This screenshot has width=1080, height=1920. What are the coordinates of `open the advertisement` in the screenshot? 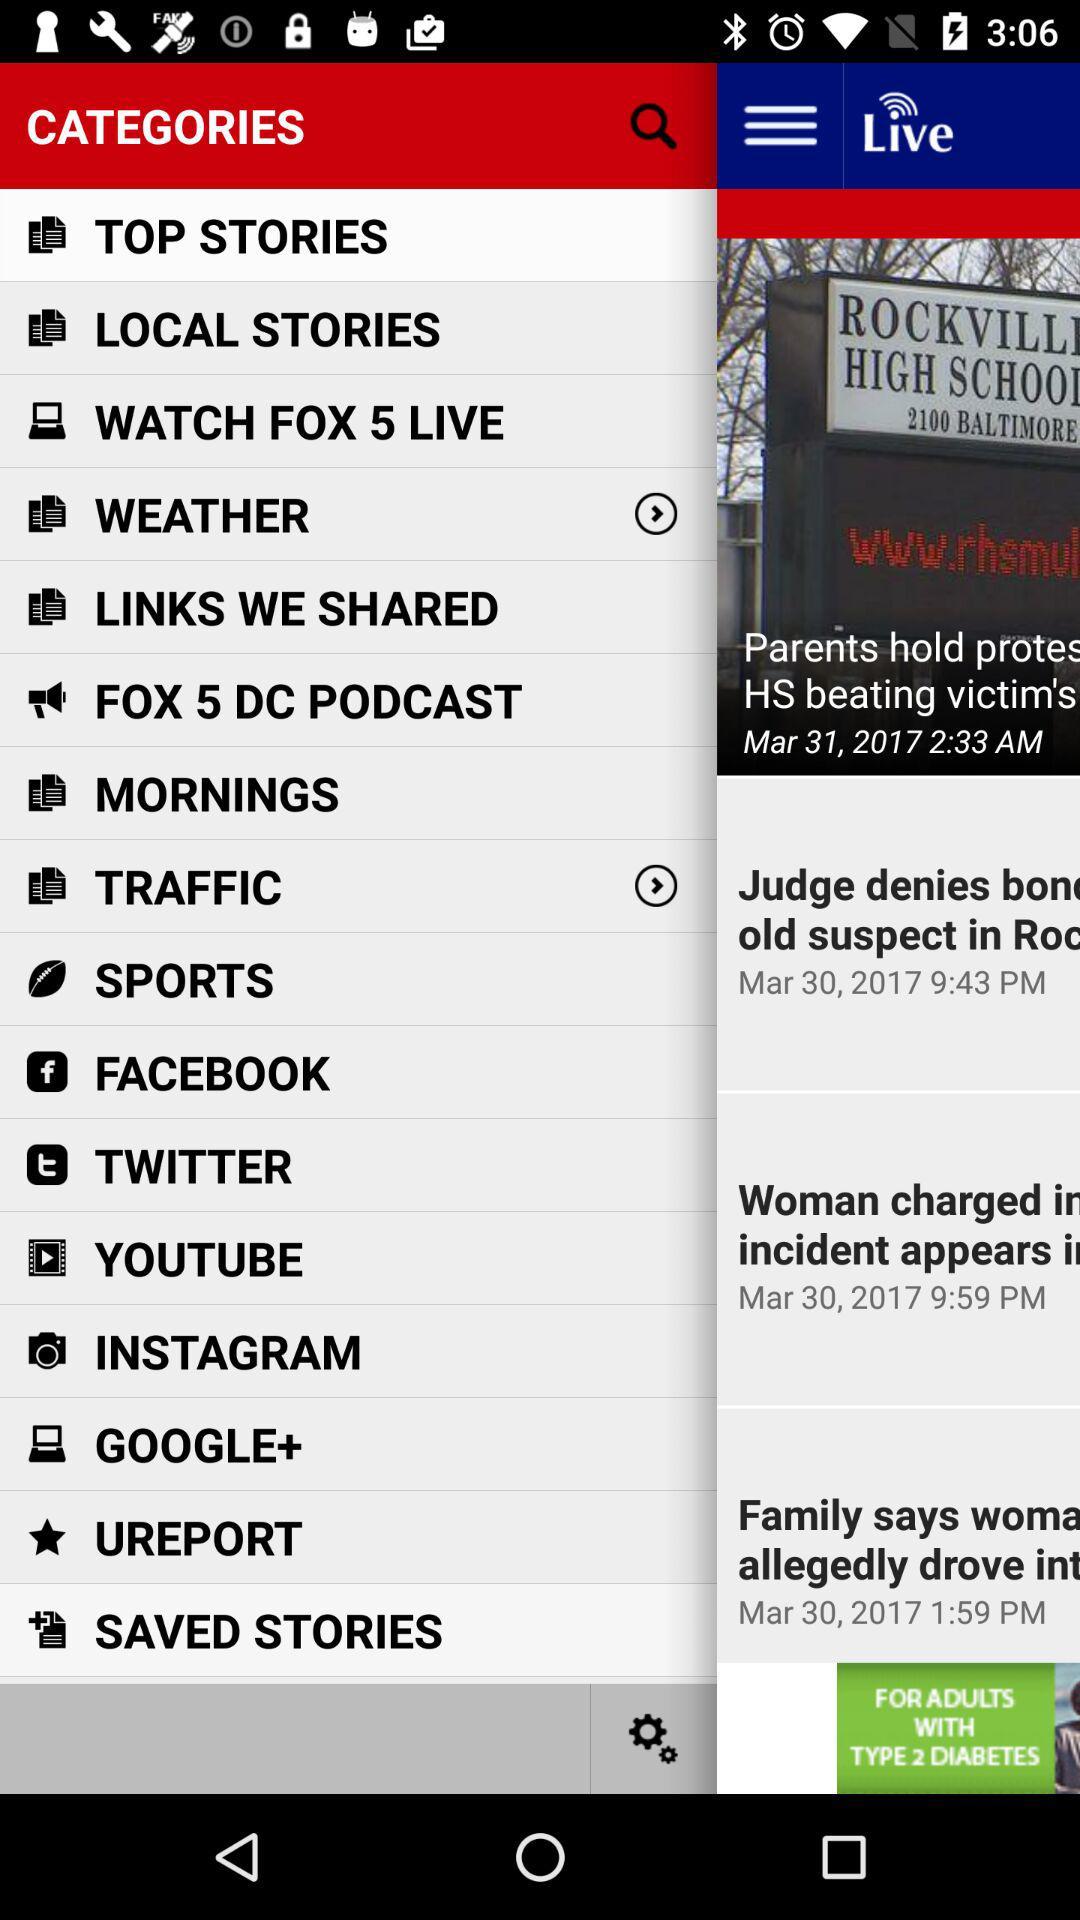 It's located at (957, 1727).